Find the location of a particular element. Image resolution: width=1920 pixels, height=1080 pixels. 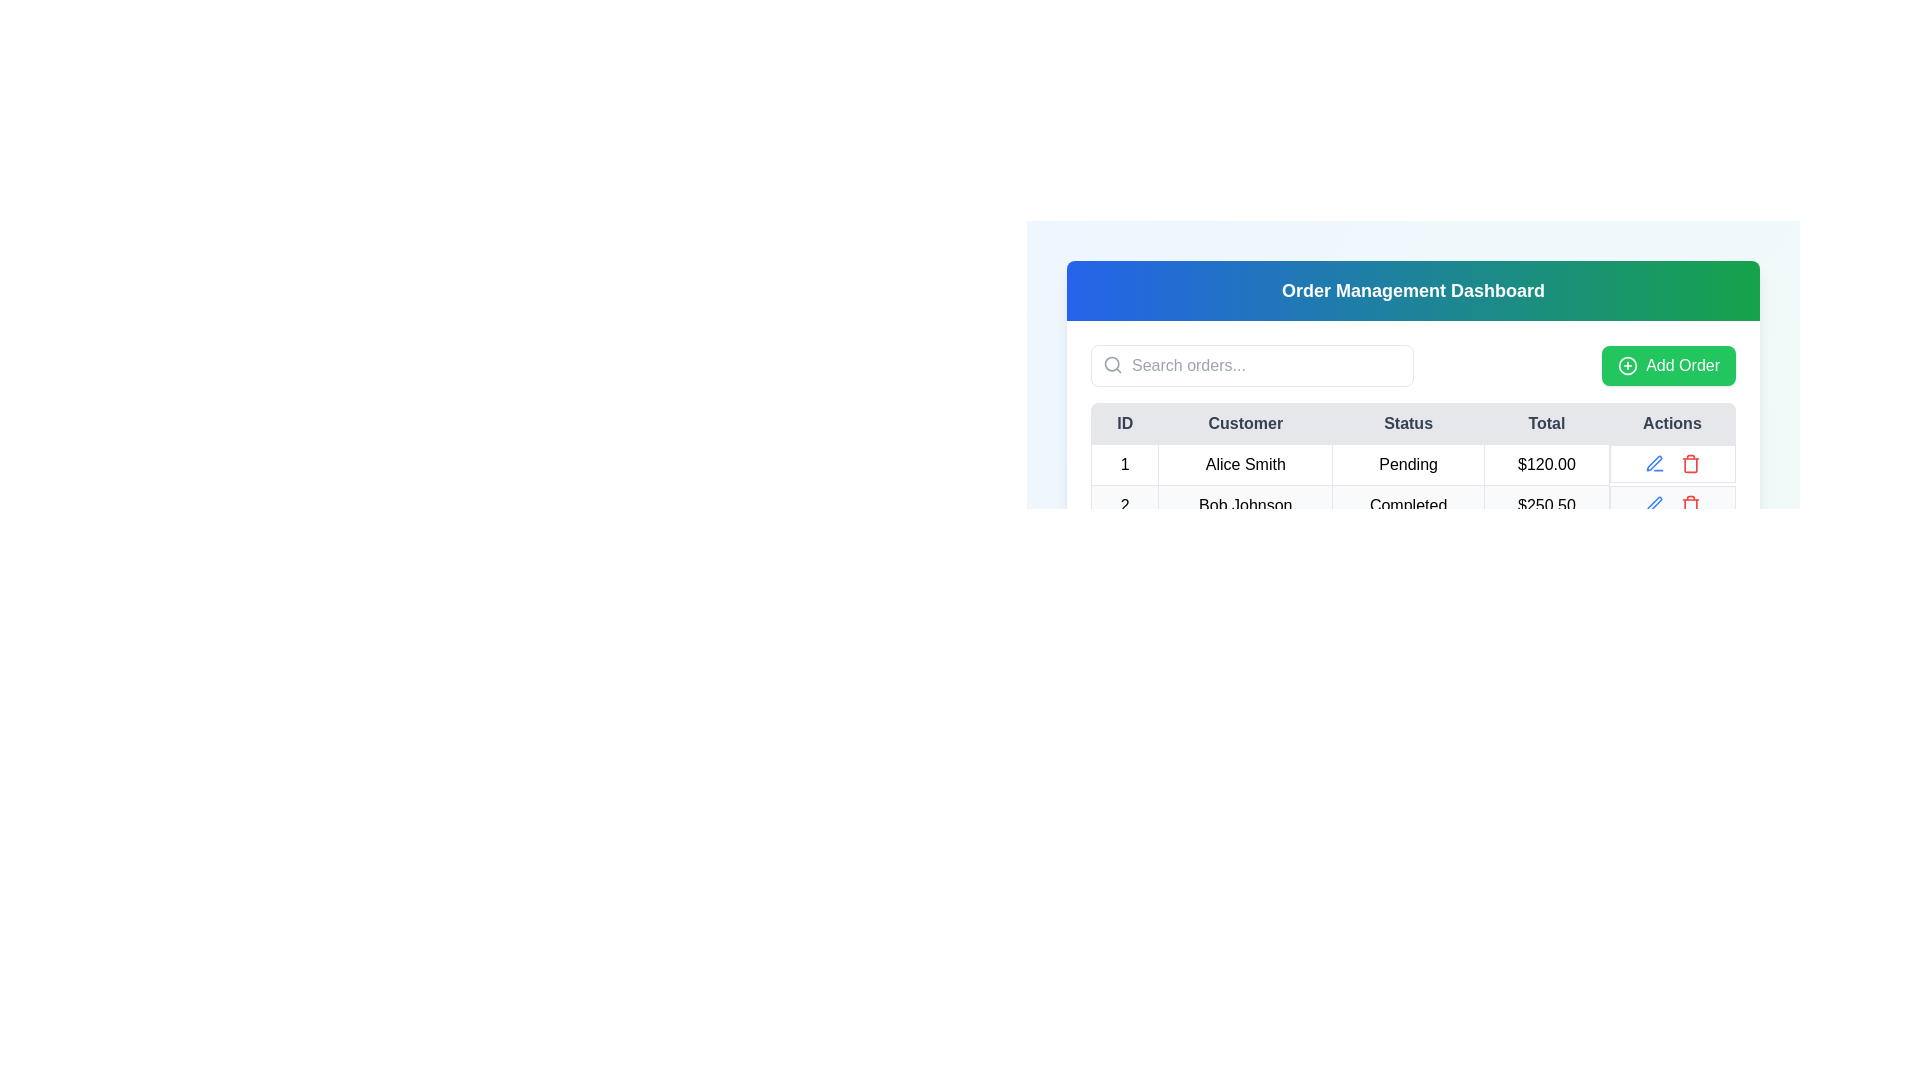

the second row in the table under the 'Order Management Dashboard' header, which contains '2', 'Bob Johnson', 'Completed', and '$250.50' is located at coordinates (1412, 504).